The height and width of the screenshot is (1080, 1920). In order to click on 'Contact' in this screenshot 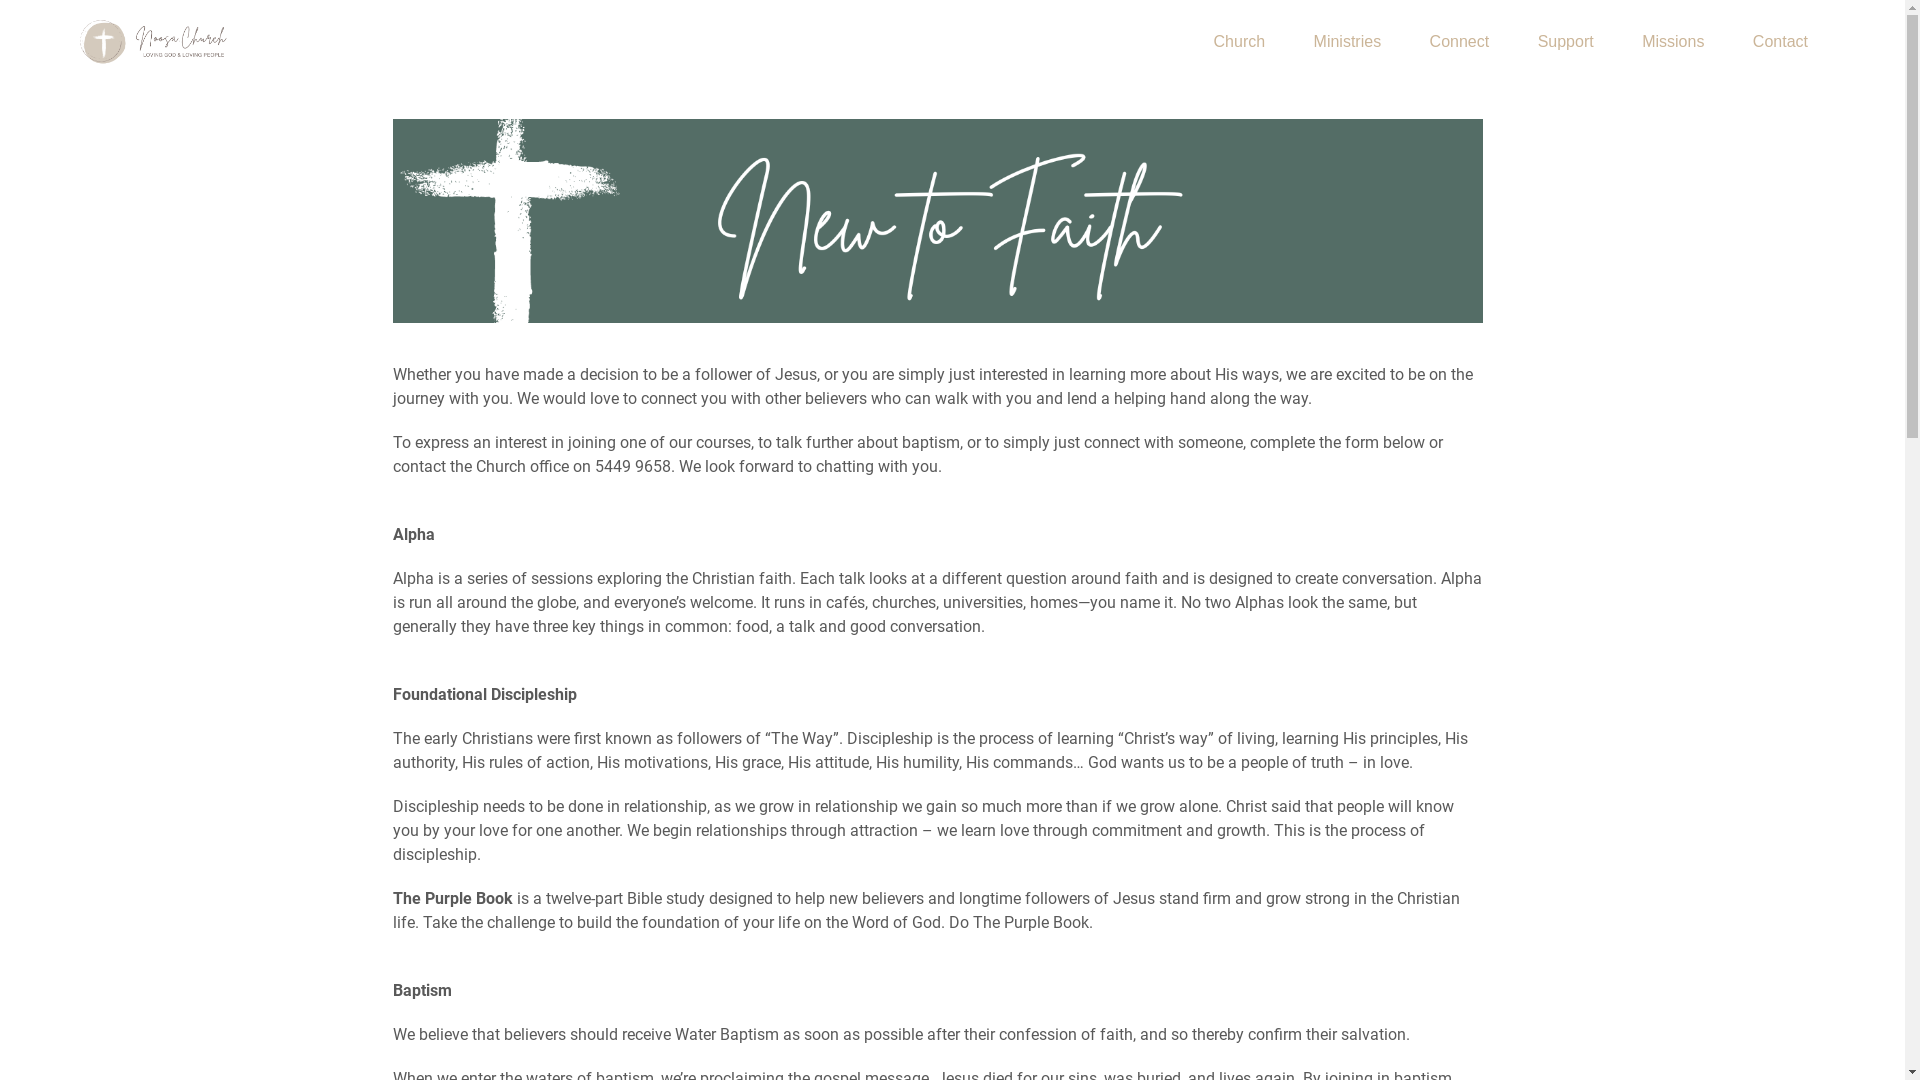, I will do `click(1780, 42)`.